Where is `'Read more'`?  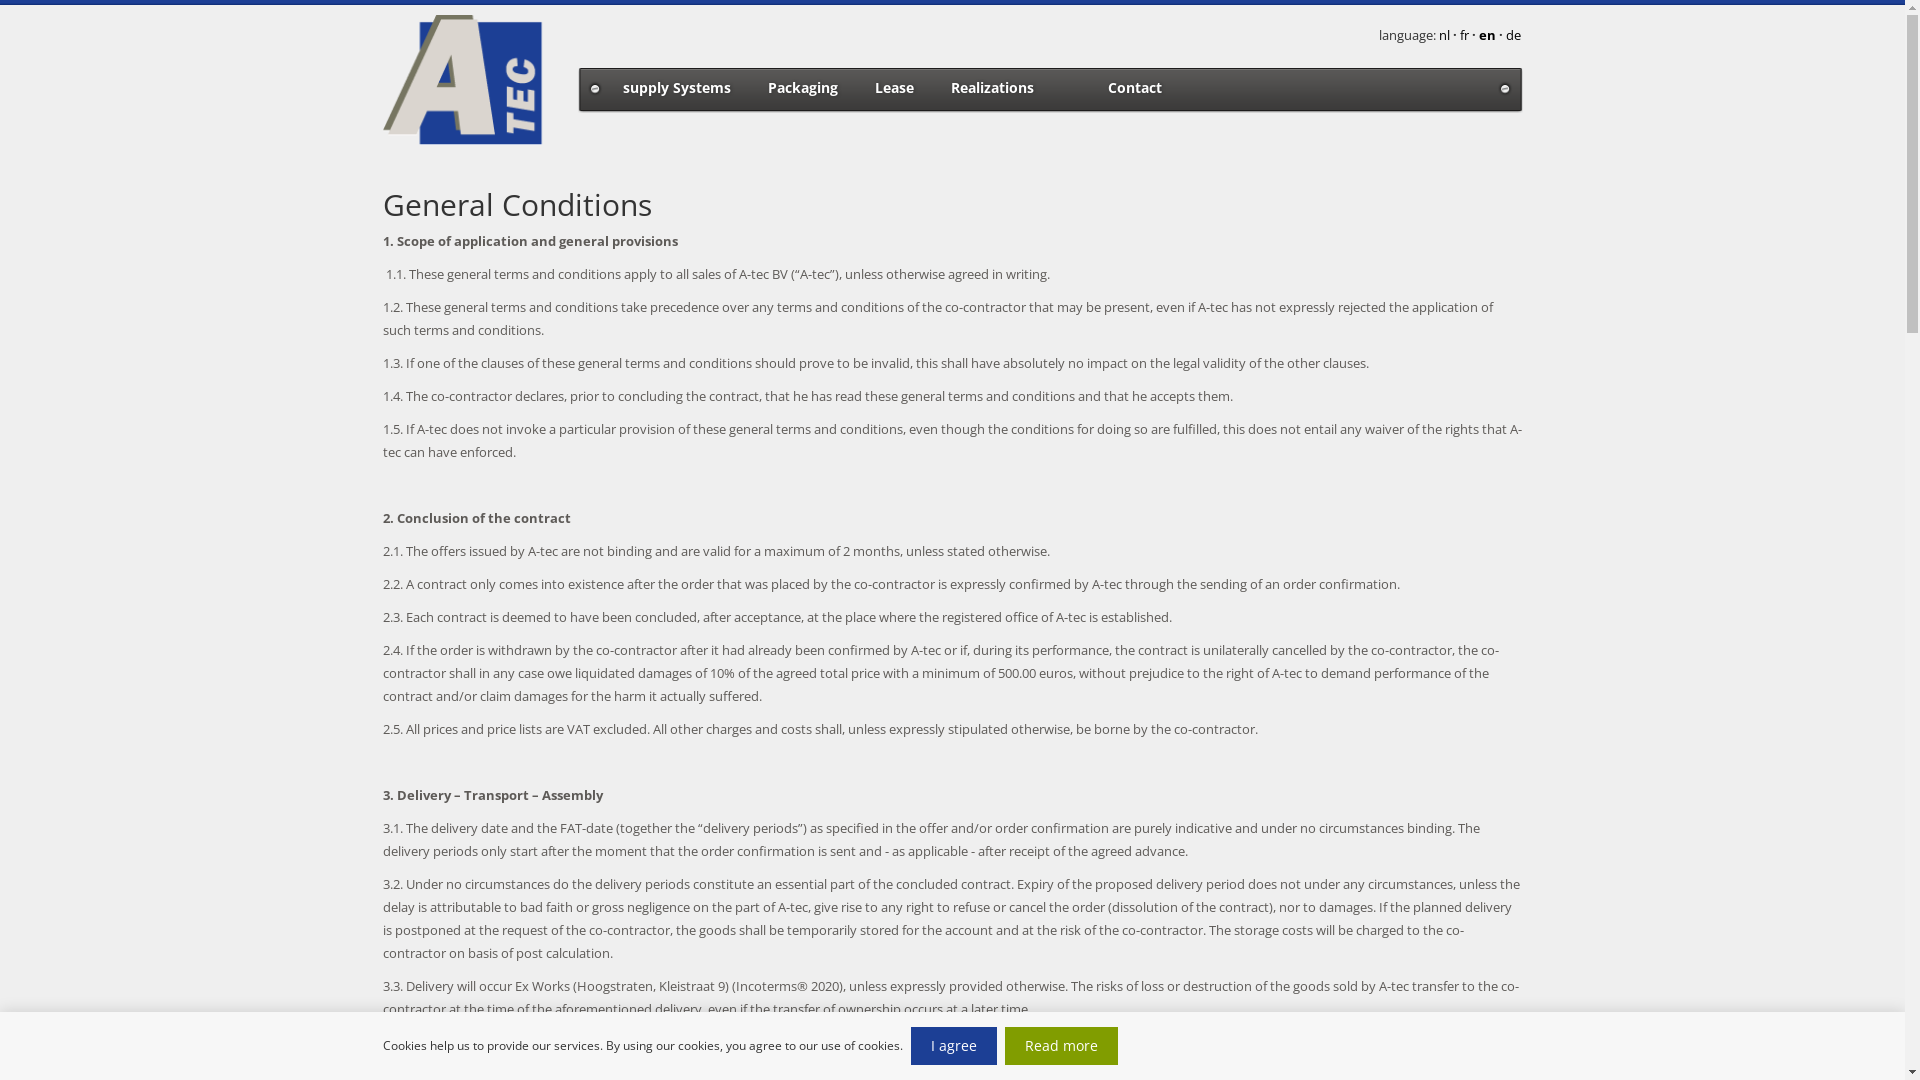
'Read more' is located at coordinates (1003, 1044).